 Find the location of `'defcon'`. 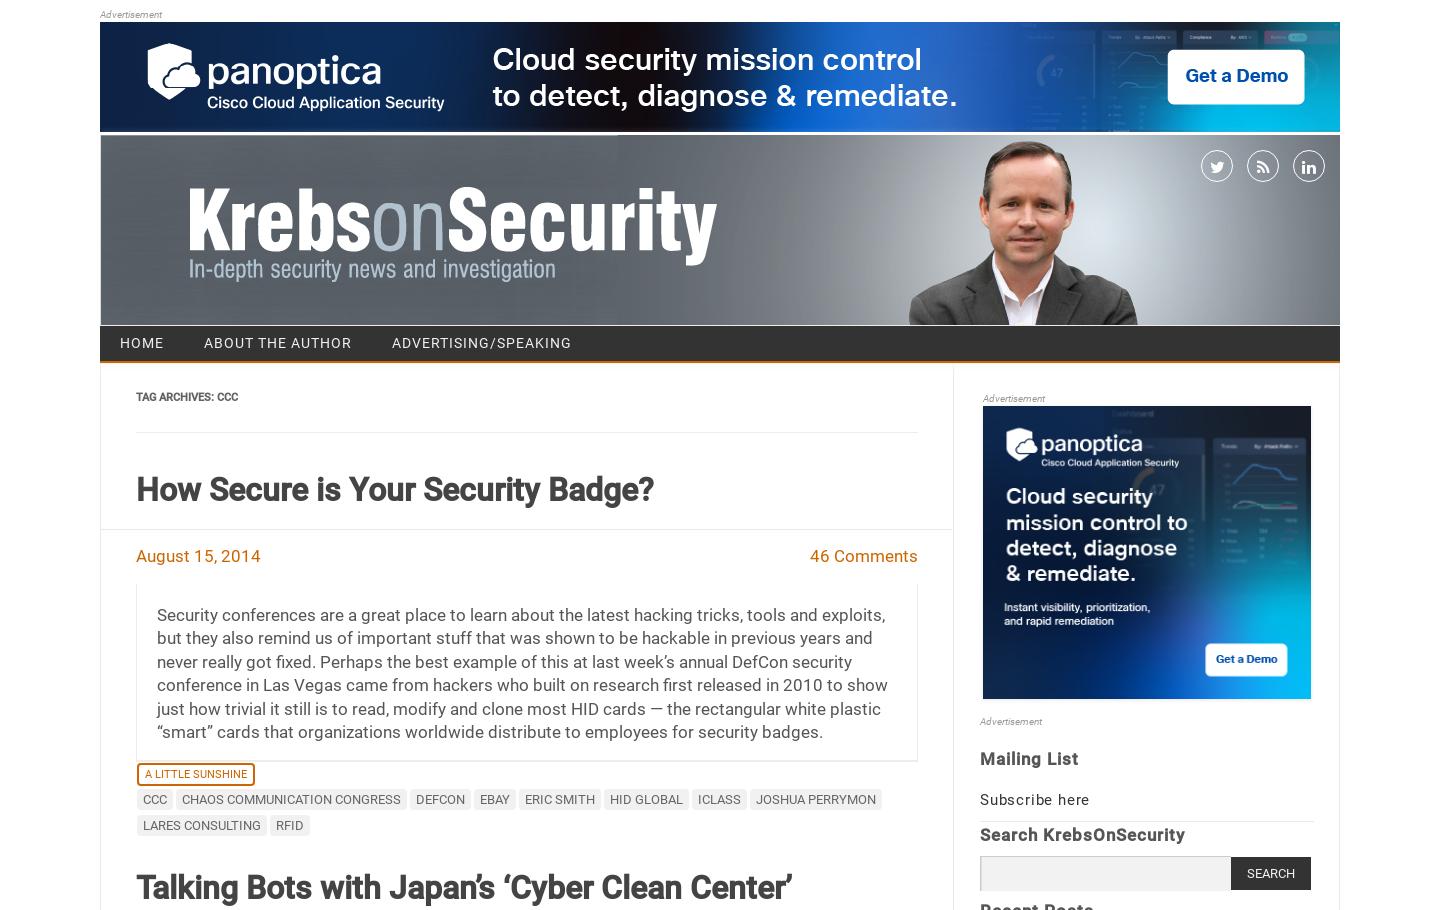

'defcon' is located at coordinates (439, 797).